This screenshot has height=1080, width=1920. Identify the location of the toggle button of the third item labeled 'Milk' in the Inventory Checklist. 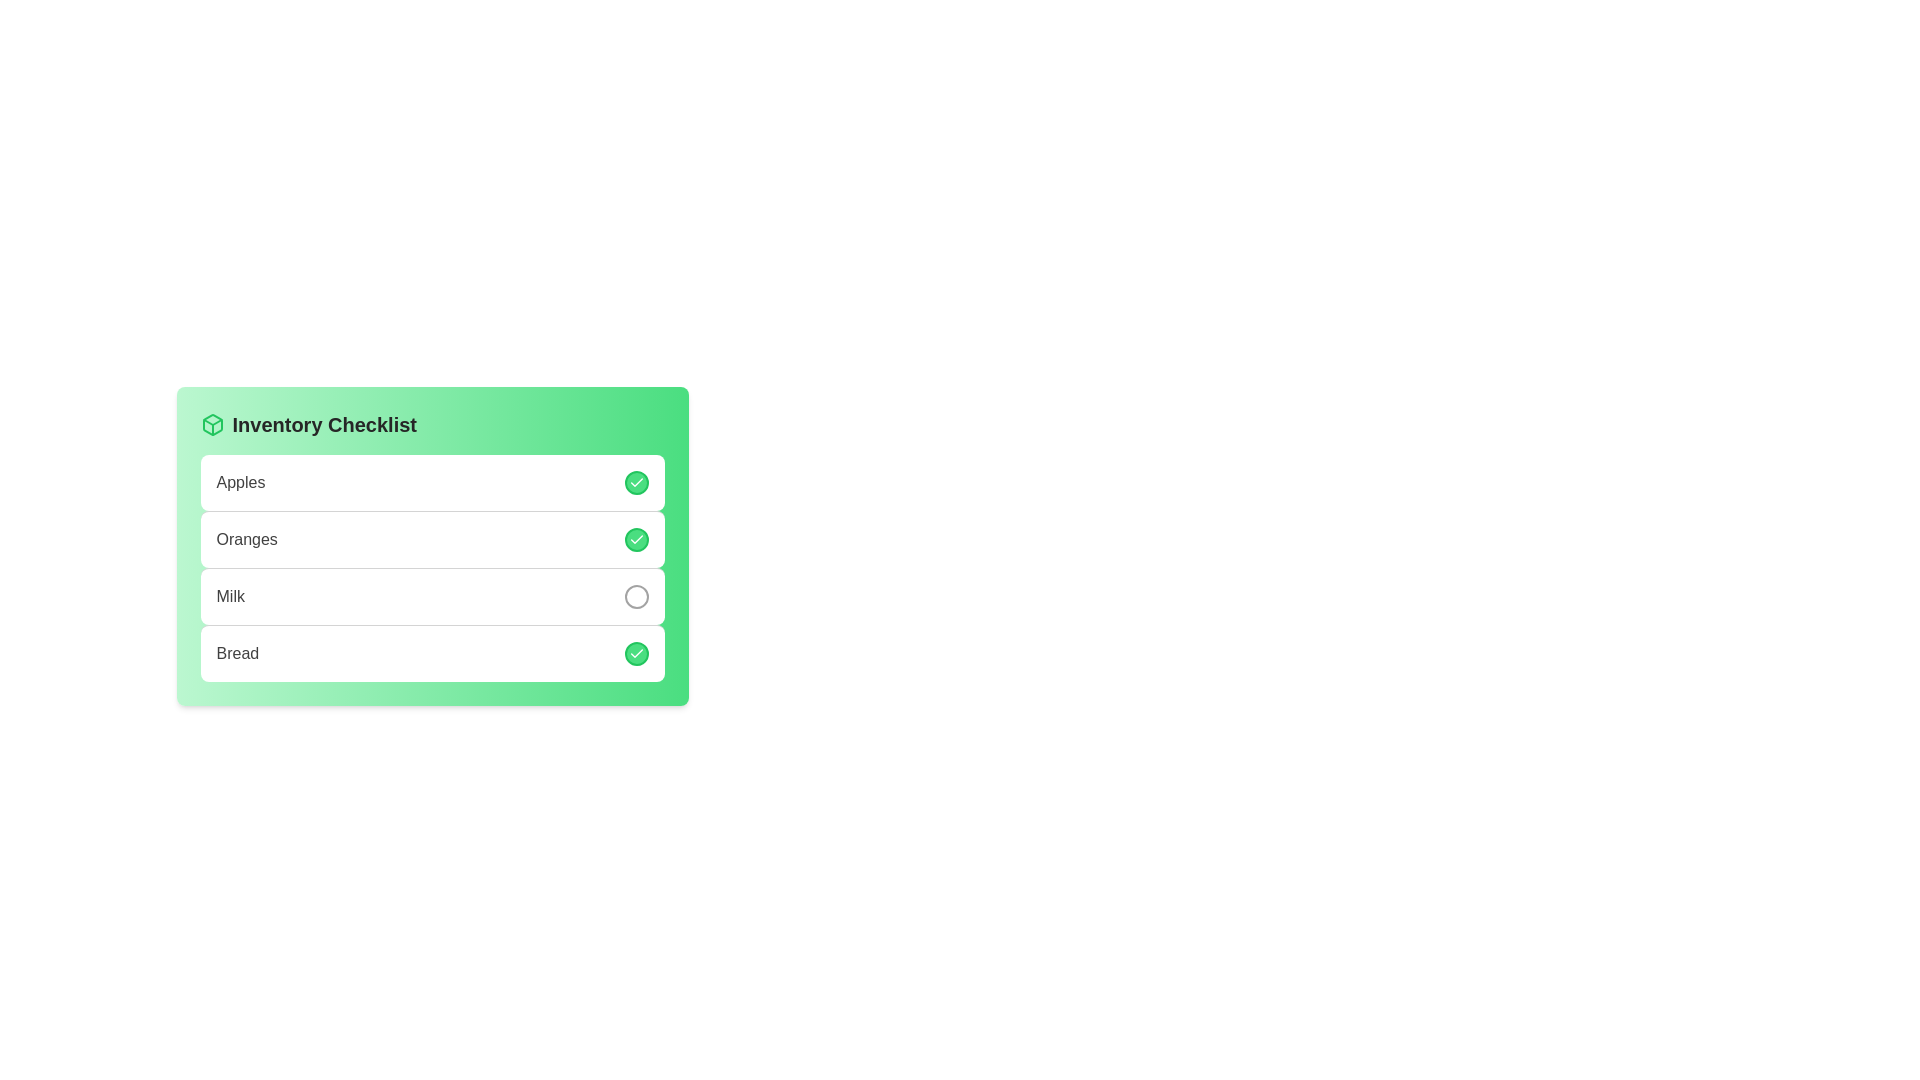
(431, 587).